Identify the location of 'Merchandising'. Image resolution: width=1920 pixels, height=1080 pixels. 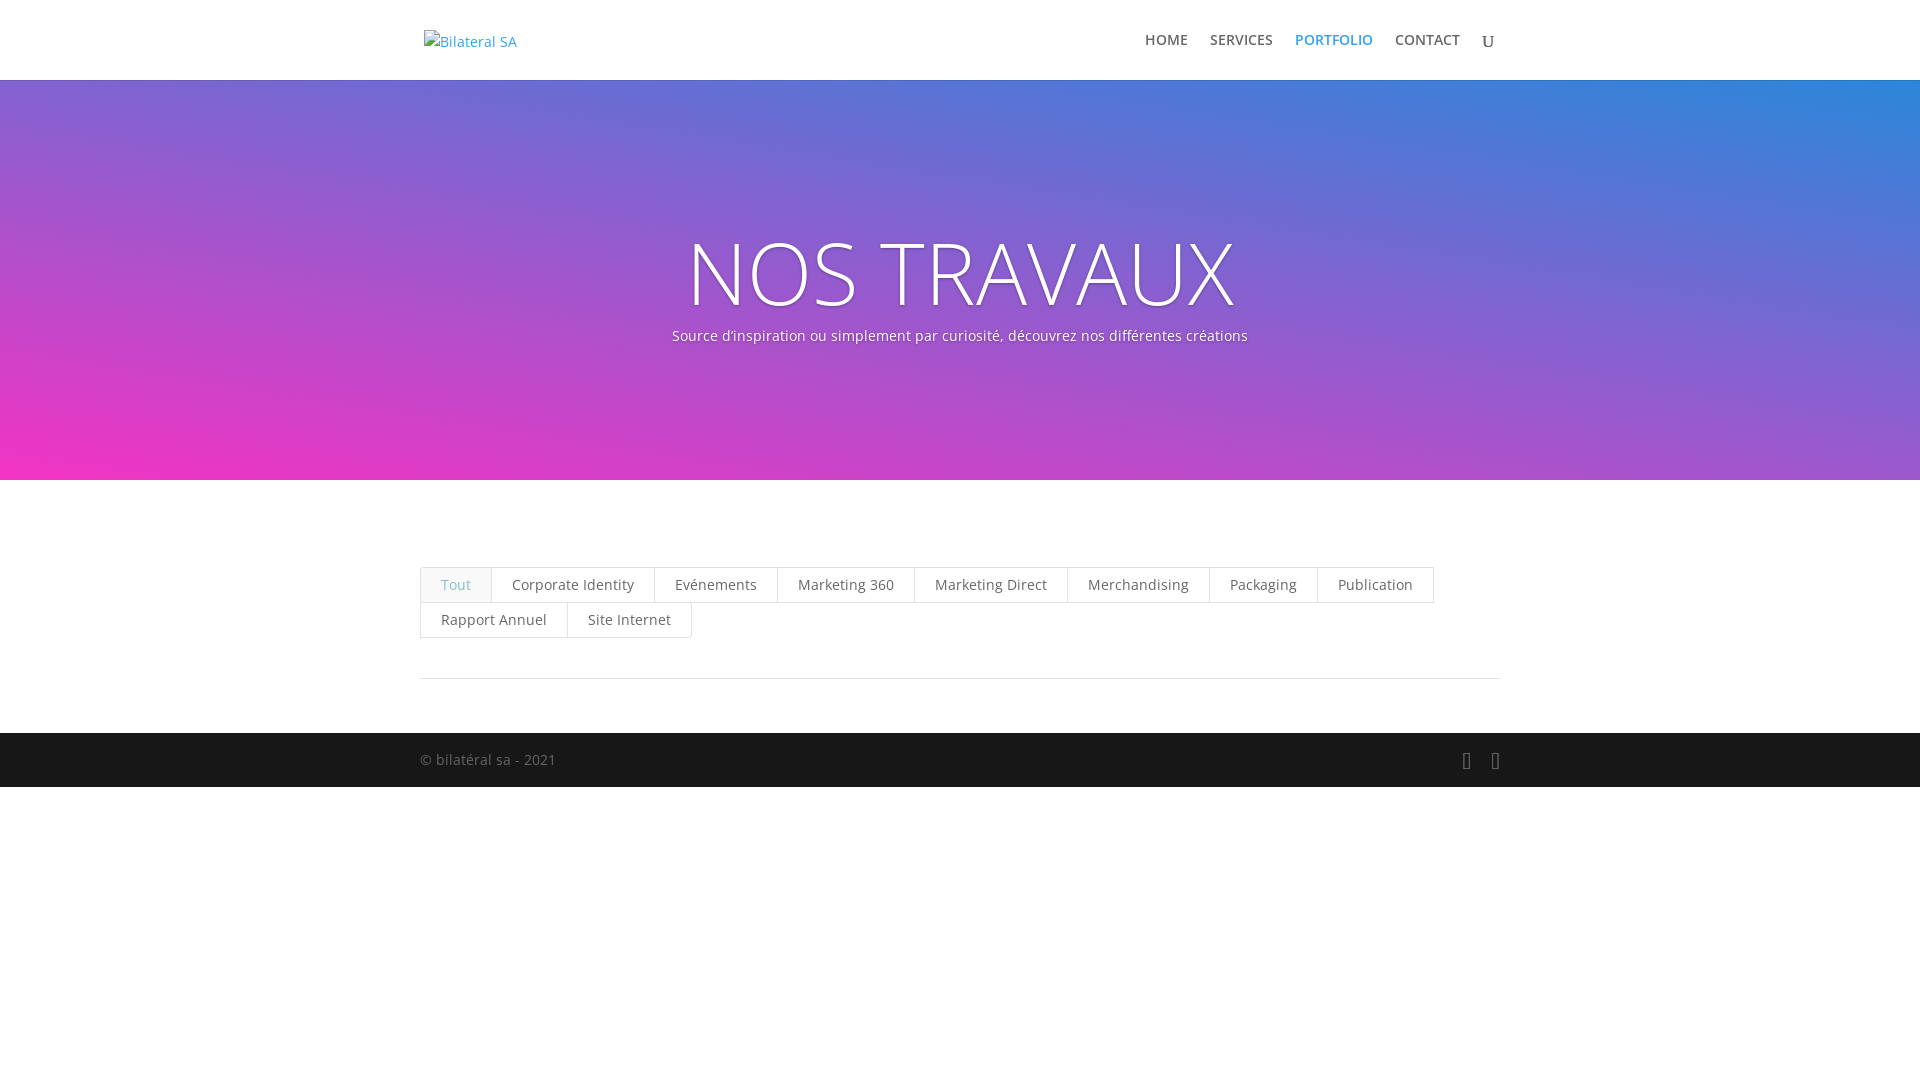
(1138, 585).